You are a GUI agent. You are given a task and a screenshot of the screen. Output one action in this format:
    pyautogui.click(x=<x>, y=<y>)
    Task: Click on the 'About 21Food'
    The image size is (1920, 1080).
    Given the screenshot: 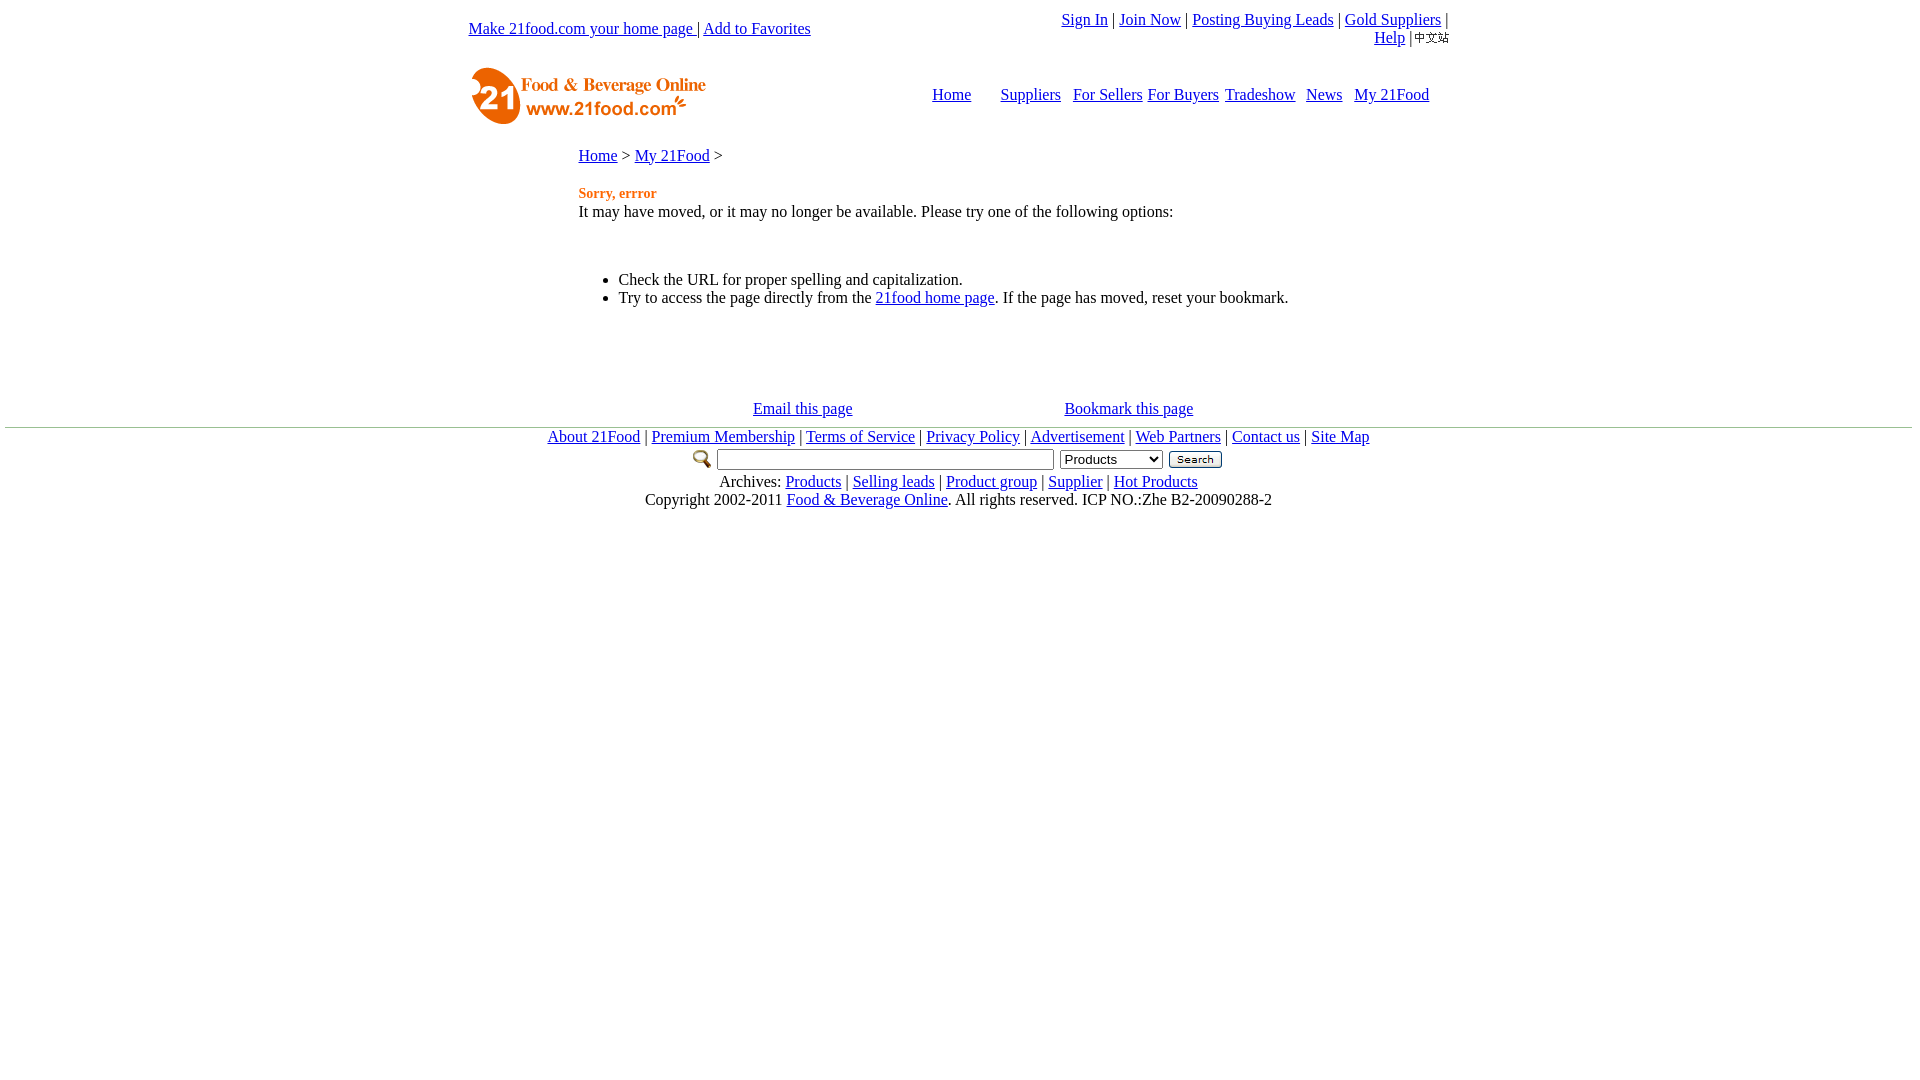 What is the action you would take?
    pyautogui.click(x=592, y=435)
    